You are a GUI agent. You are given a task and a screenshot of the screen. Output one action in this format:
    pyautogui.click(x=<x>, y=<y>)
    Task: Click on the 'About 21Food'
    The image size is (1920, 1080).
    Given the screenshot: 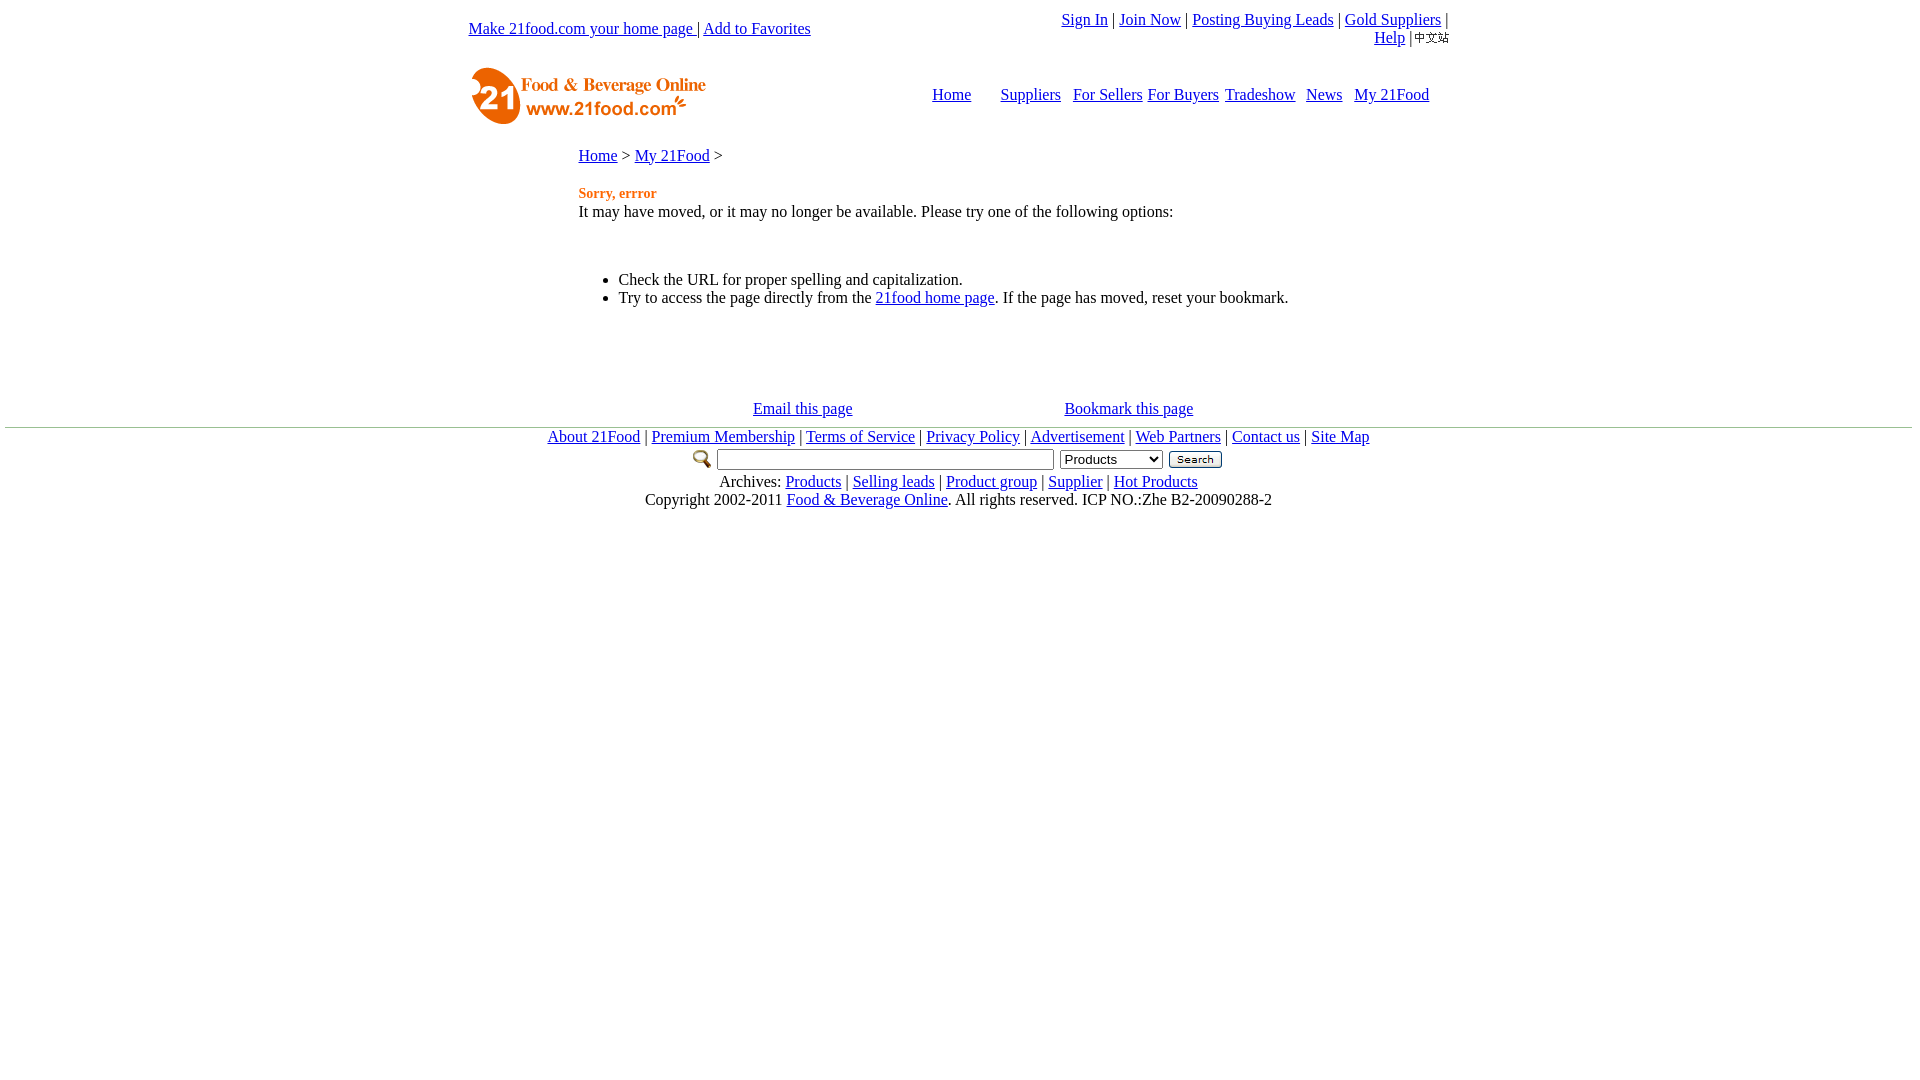 What is the action you would take?
    pyautogui.click(x=592, y=435)
    